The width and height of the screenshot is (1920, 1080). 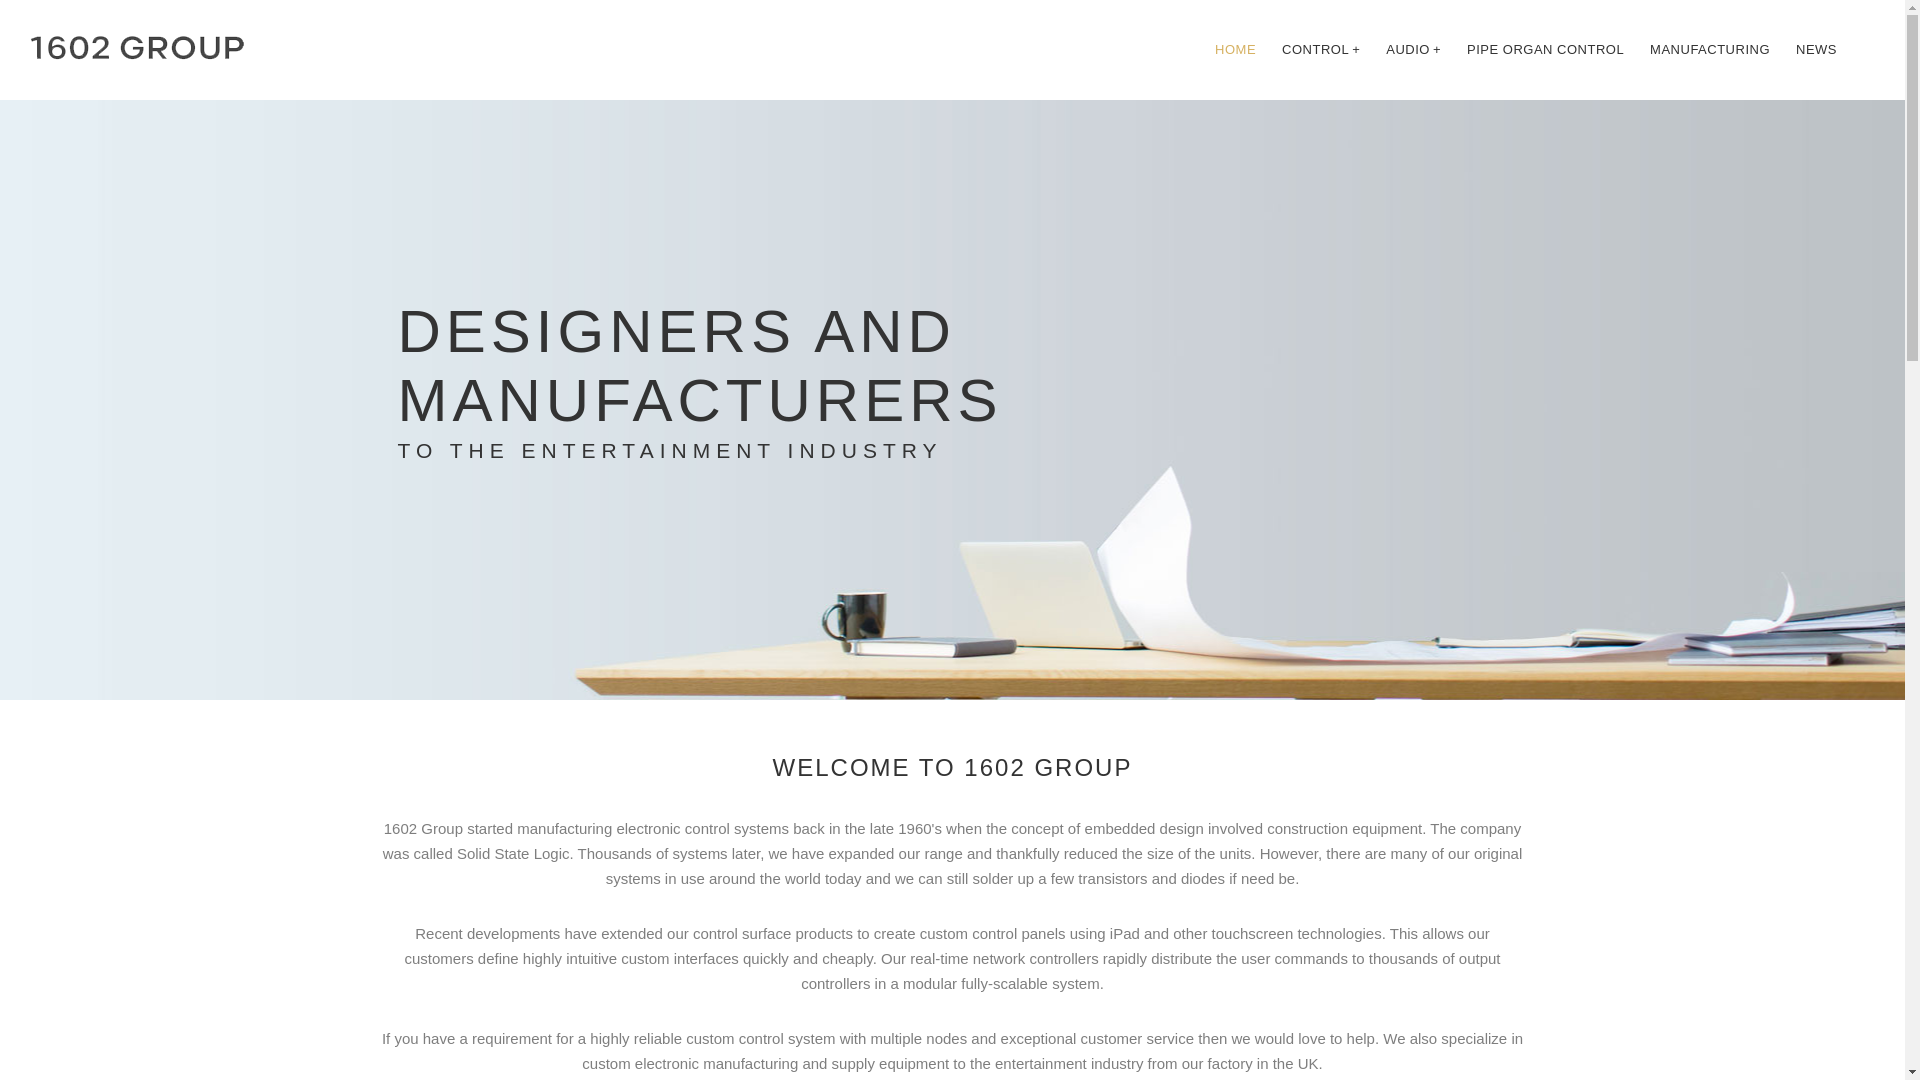 I want to click on 'HOME', so click(x=1202, y=49).